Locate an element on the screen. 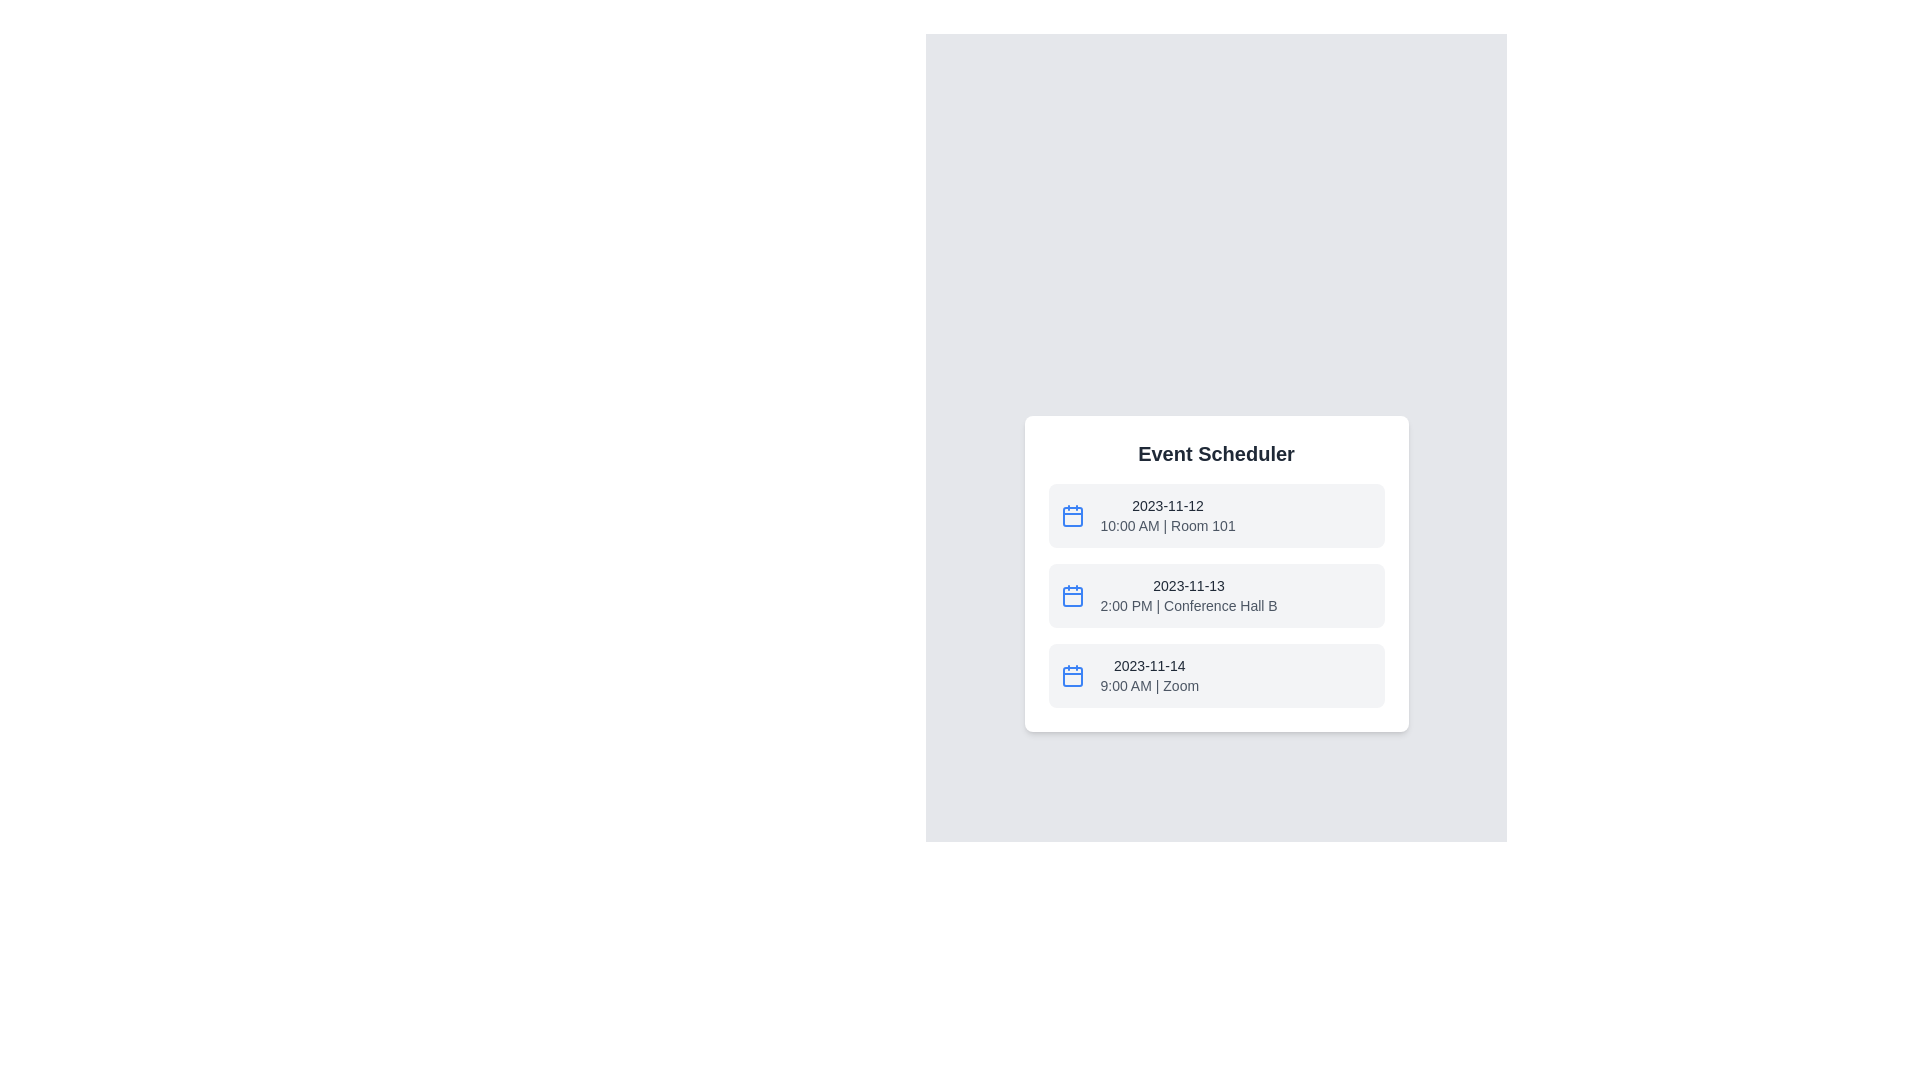 This screenshot has width=1920, height=1080. the second list item representing the scheduled event for '2023-11-13 2:00 PM | Conference Hall B' is located at coordinates (1215, 595).